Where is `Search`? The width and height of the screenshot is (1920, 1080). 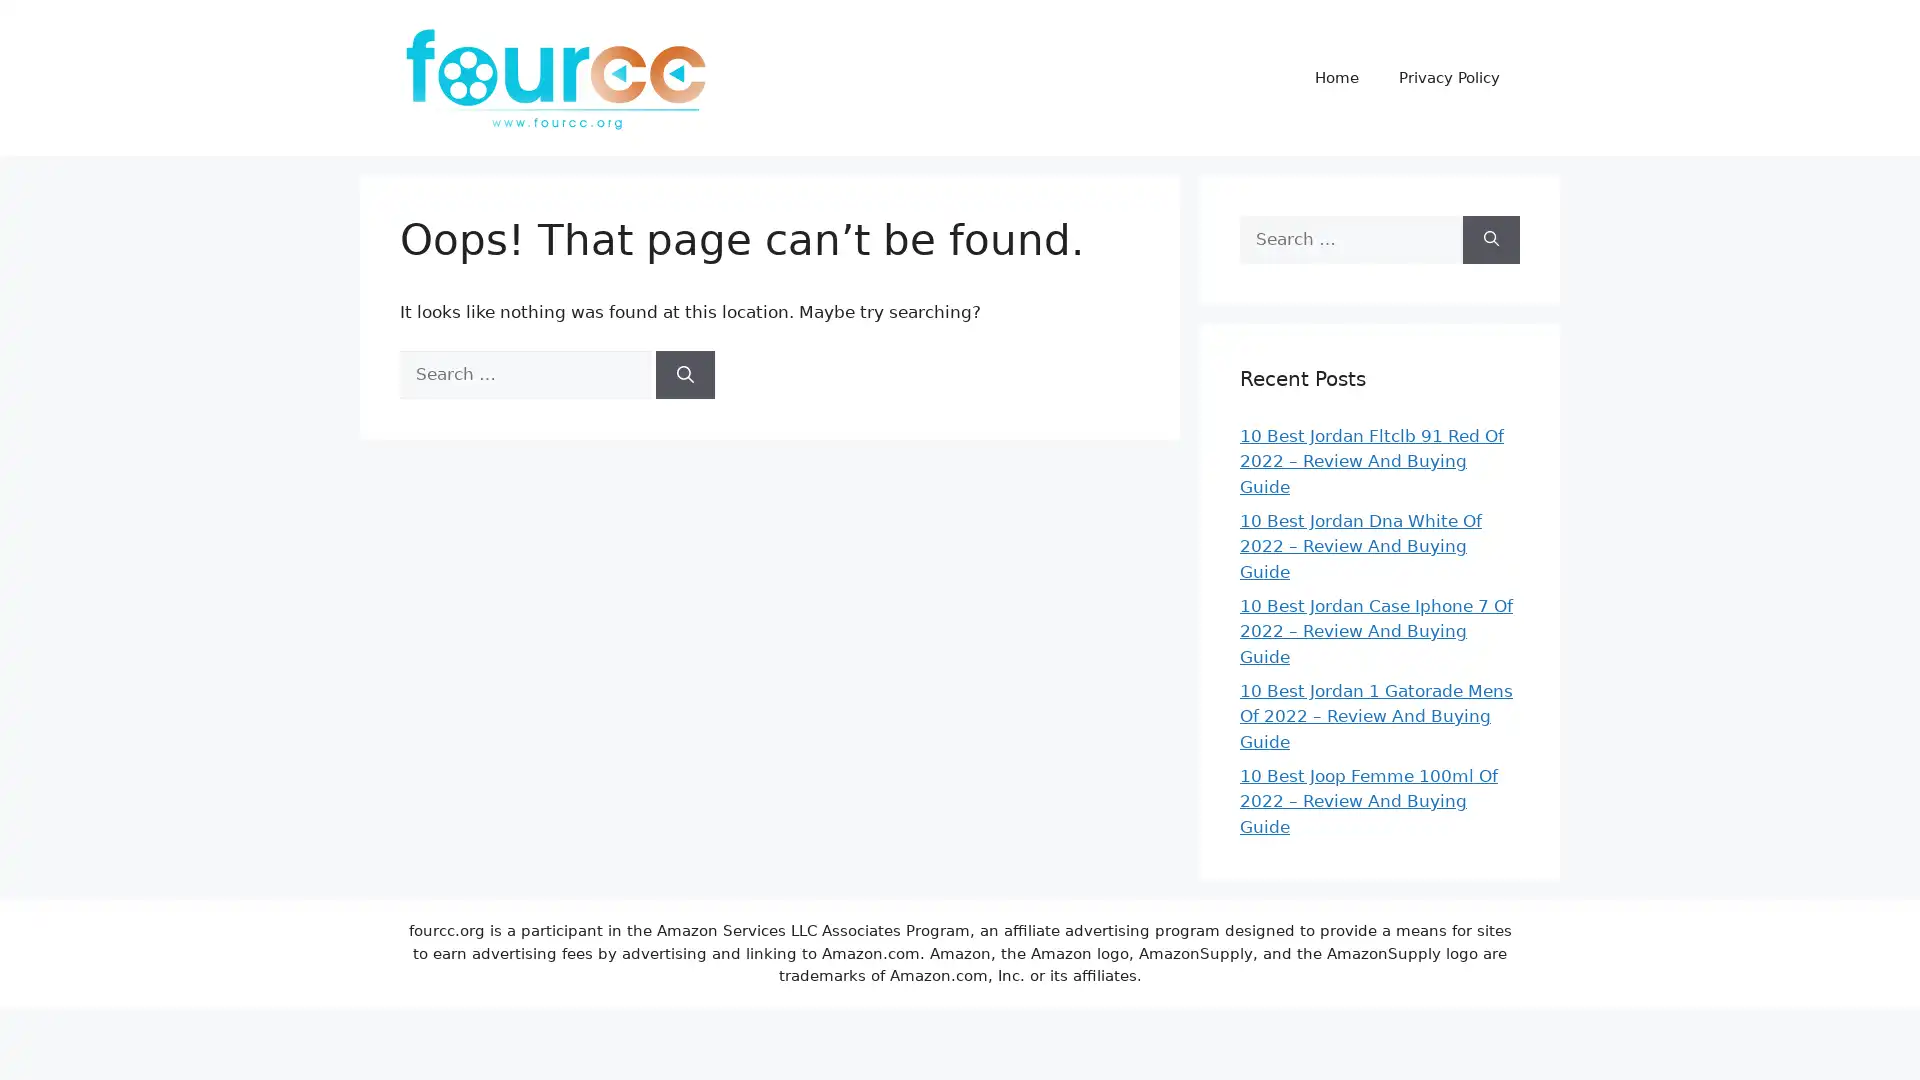 Search is located at coordinates (685, 374).